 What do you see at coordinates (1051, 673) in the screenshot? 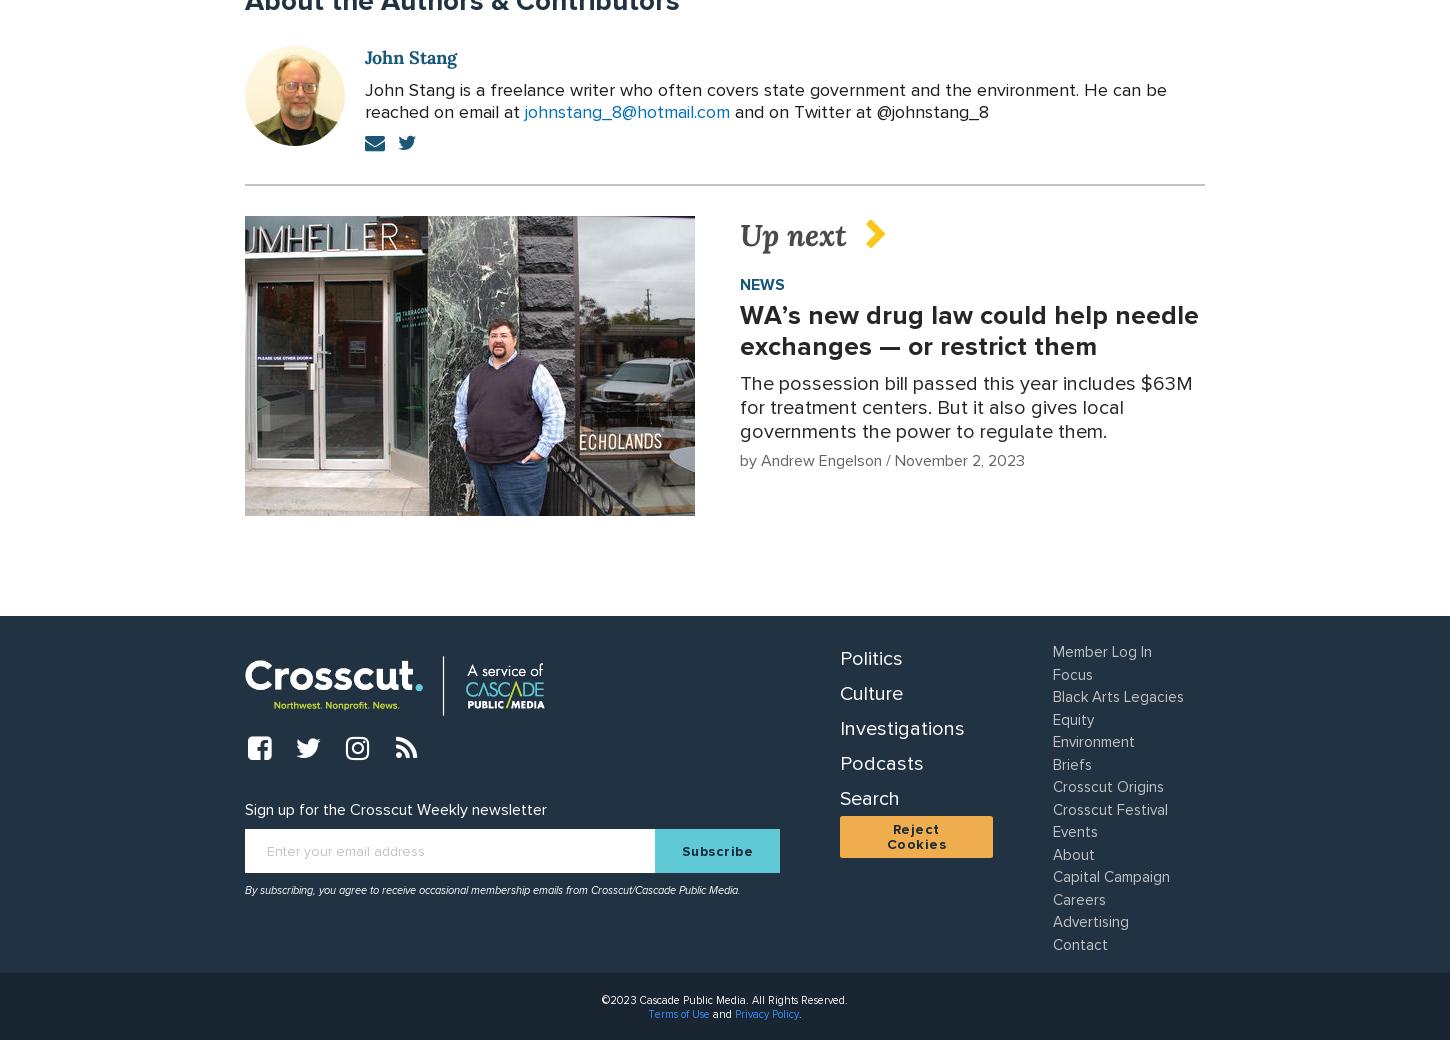
I see `'Focus'` at bounding box center [1051, 673].